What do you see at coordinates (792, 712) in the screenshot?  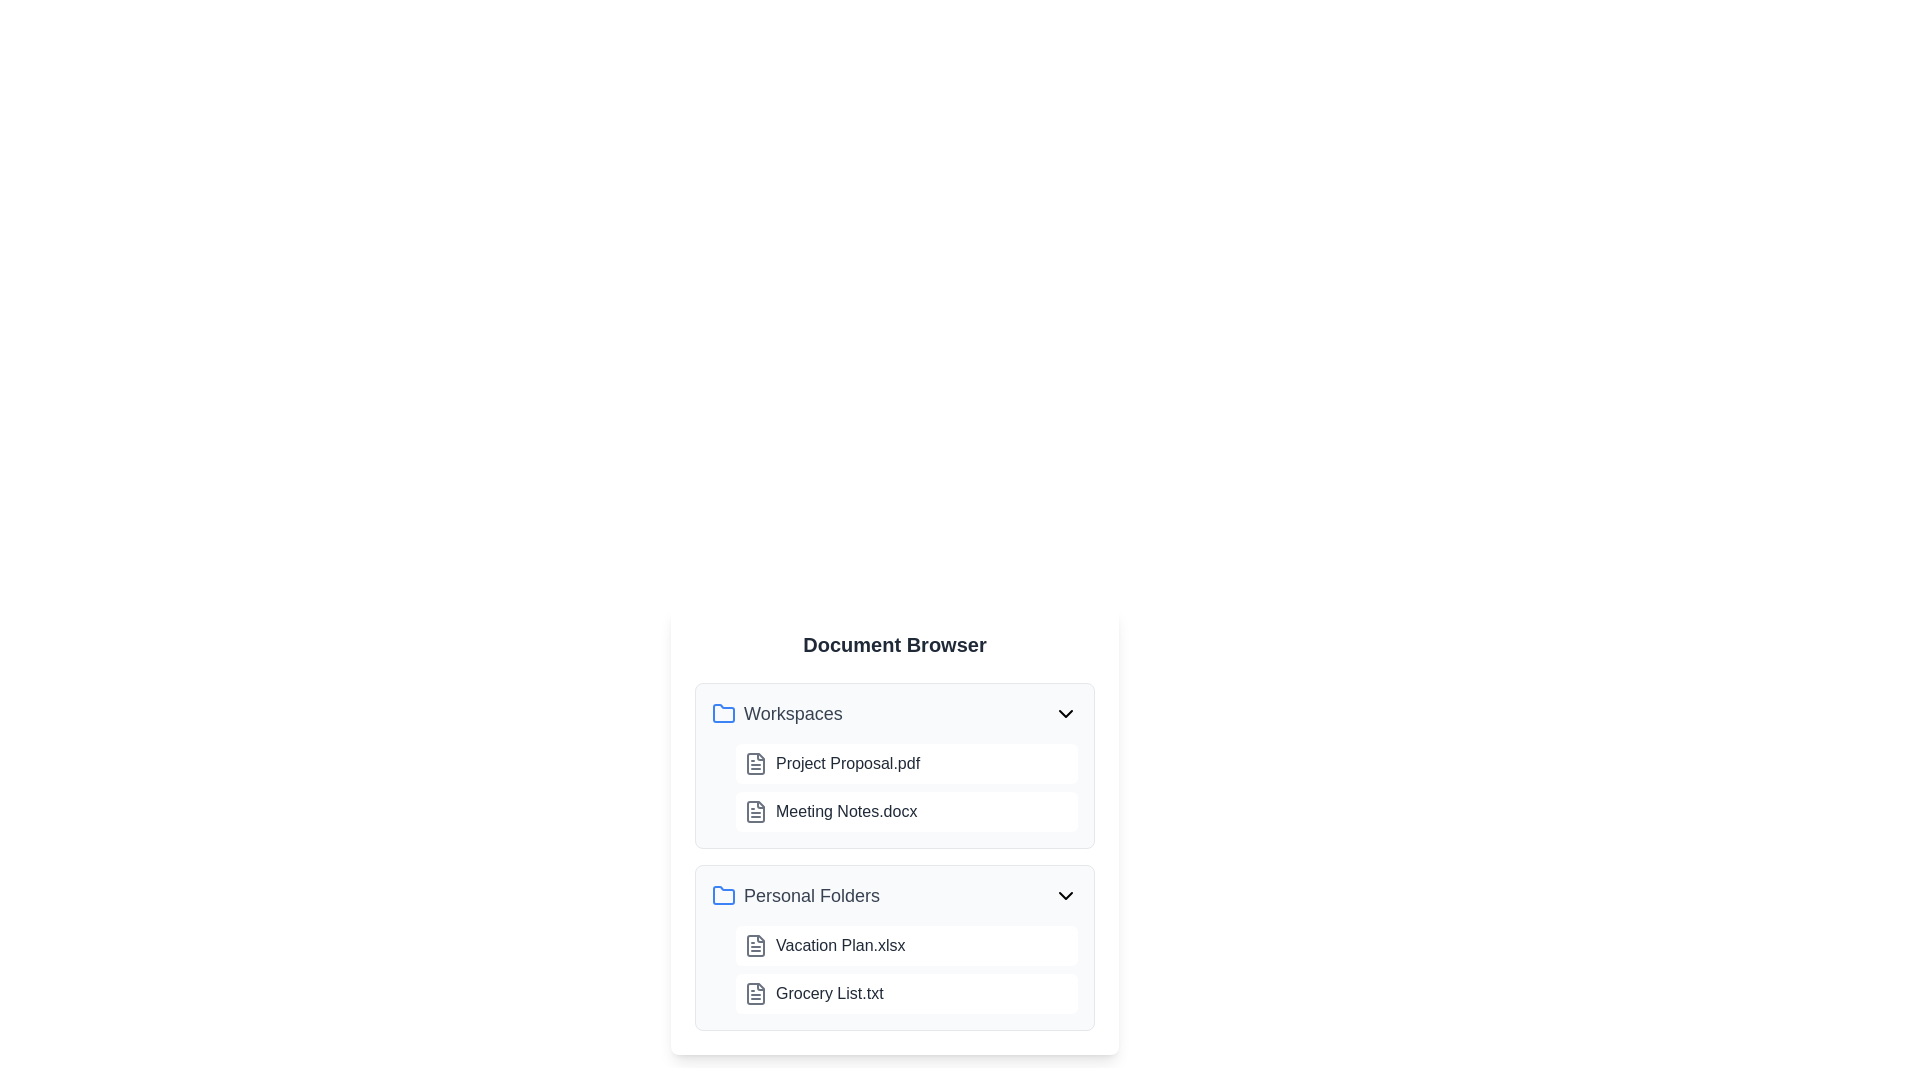 I see `the 'Workspaces' folder label, which is part of the Document Browser interface, located above a list of items` at bounding box center [792, 712].